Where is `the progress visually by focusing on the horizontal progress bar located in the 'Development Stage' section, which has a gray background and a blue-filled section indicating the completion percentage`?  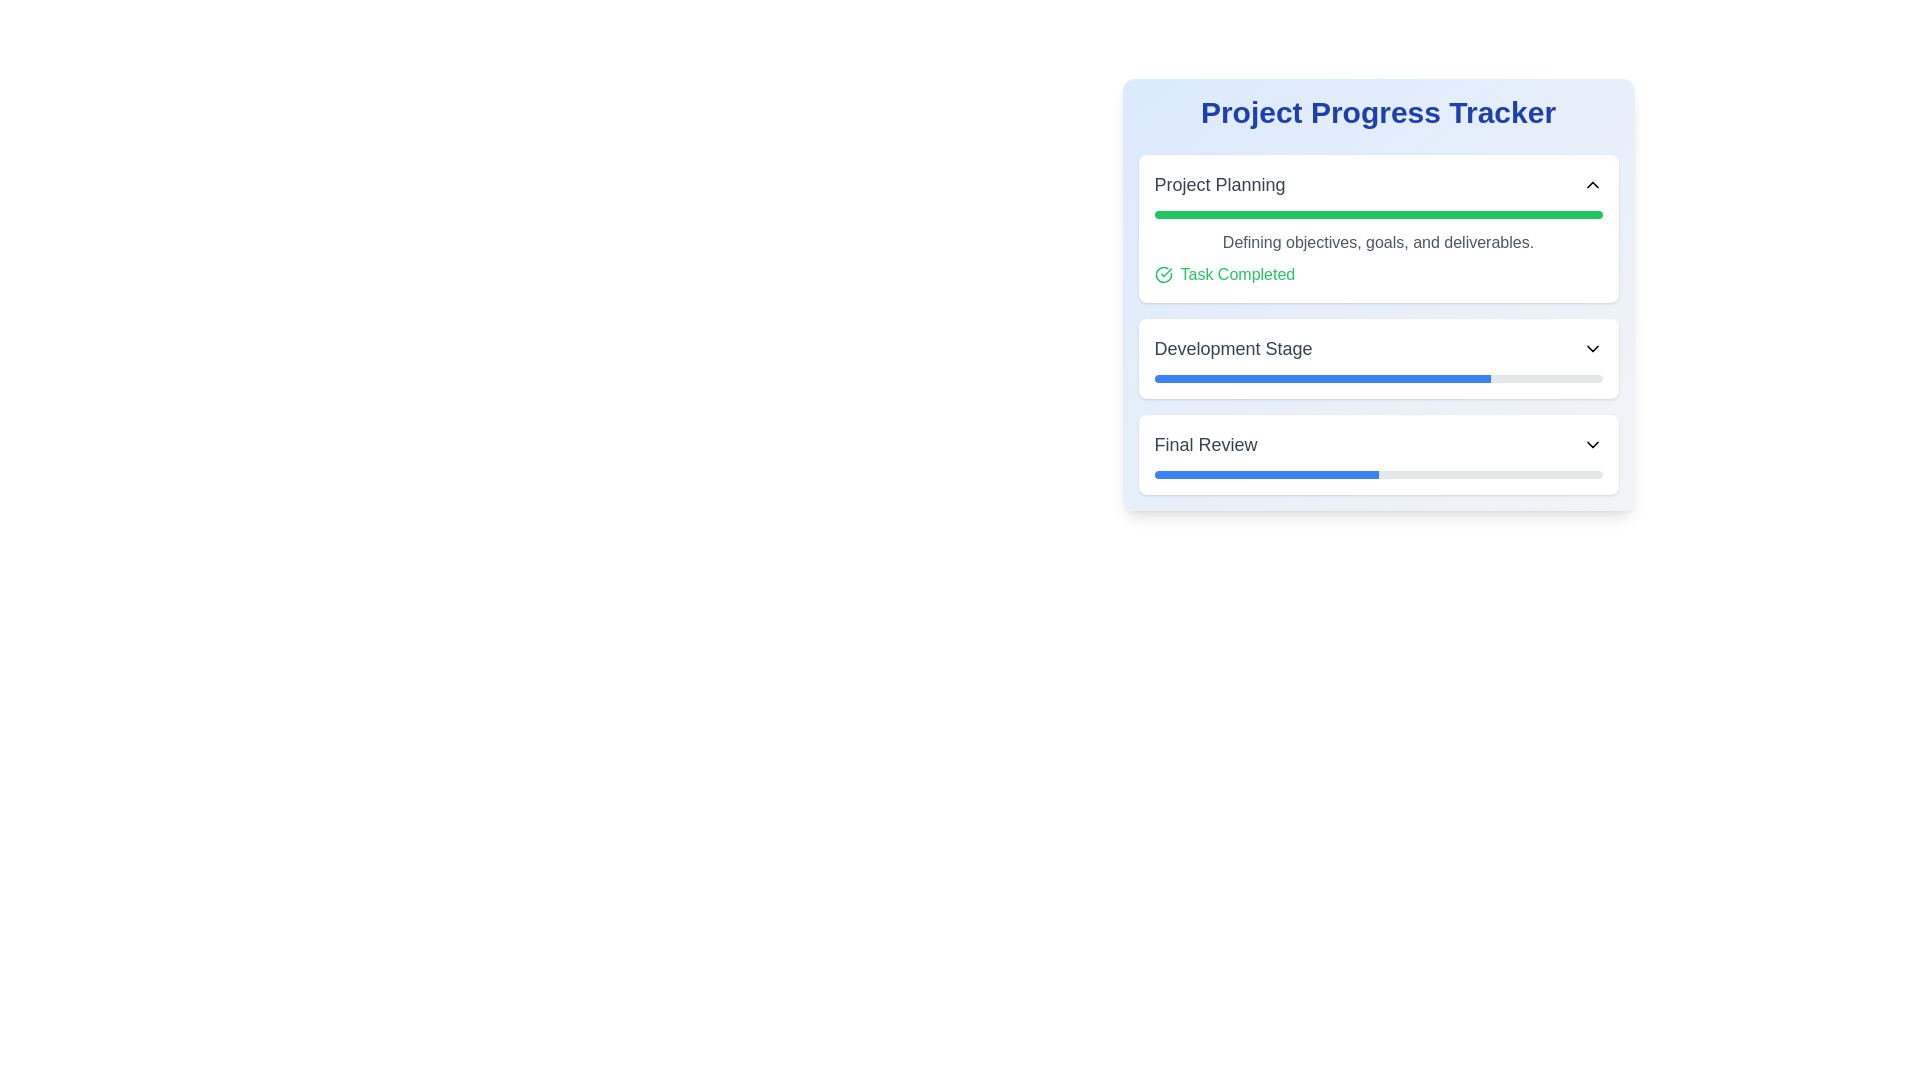 the progress visually by focusing on the horizontal progress bar located in the 'Development Stage' section, which has a gray background and a blue-filled section indicating the completion percentage is located at coordinates (1377, 378).